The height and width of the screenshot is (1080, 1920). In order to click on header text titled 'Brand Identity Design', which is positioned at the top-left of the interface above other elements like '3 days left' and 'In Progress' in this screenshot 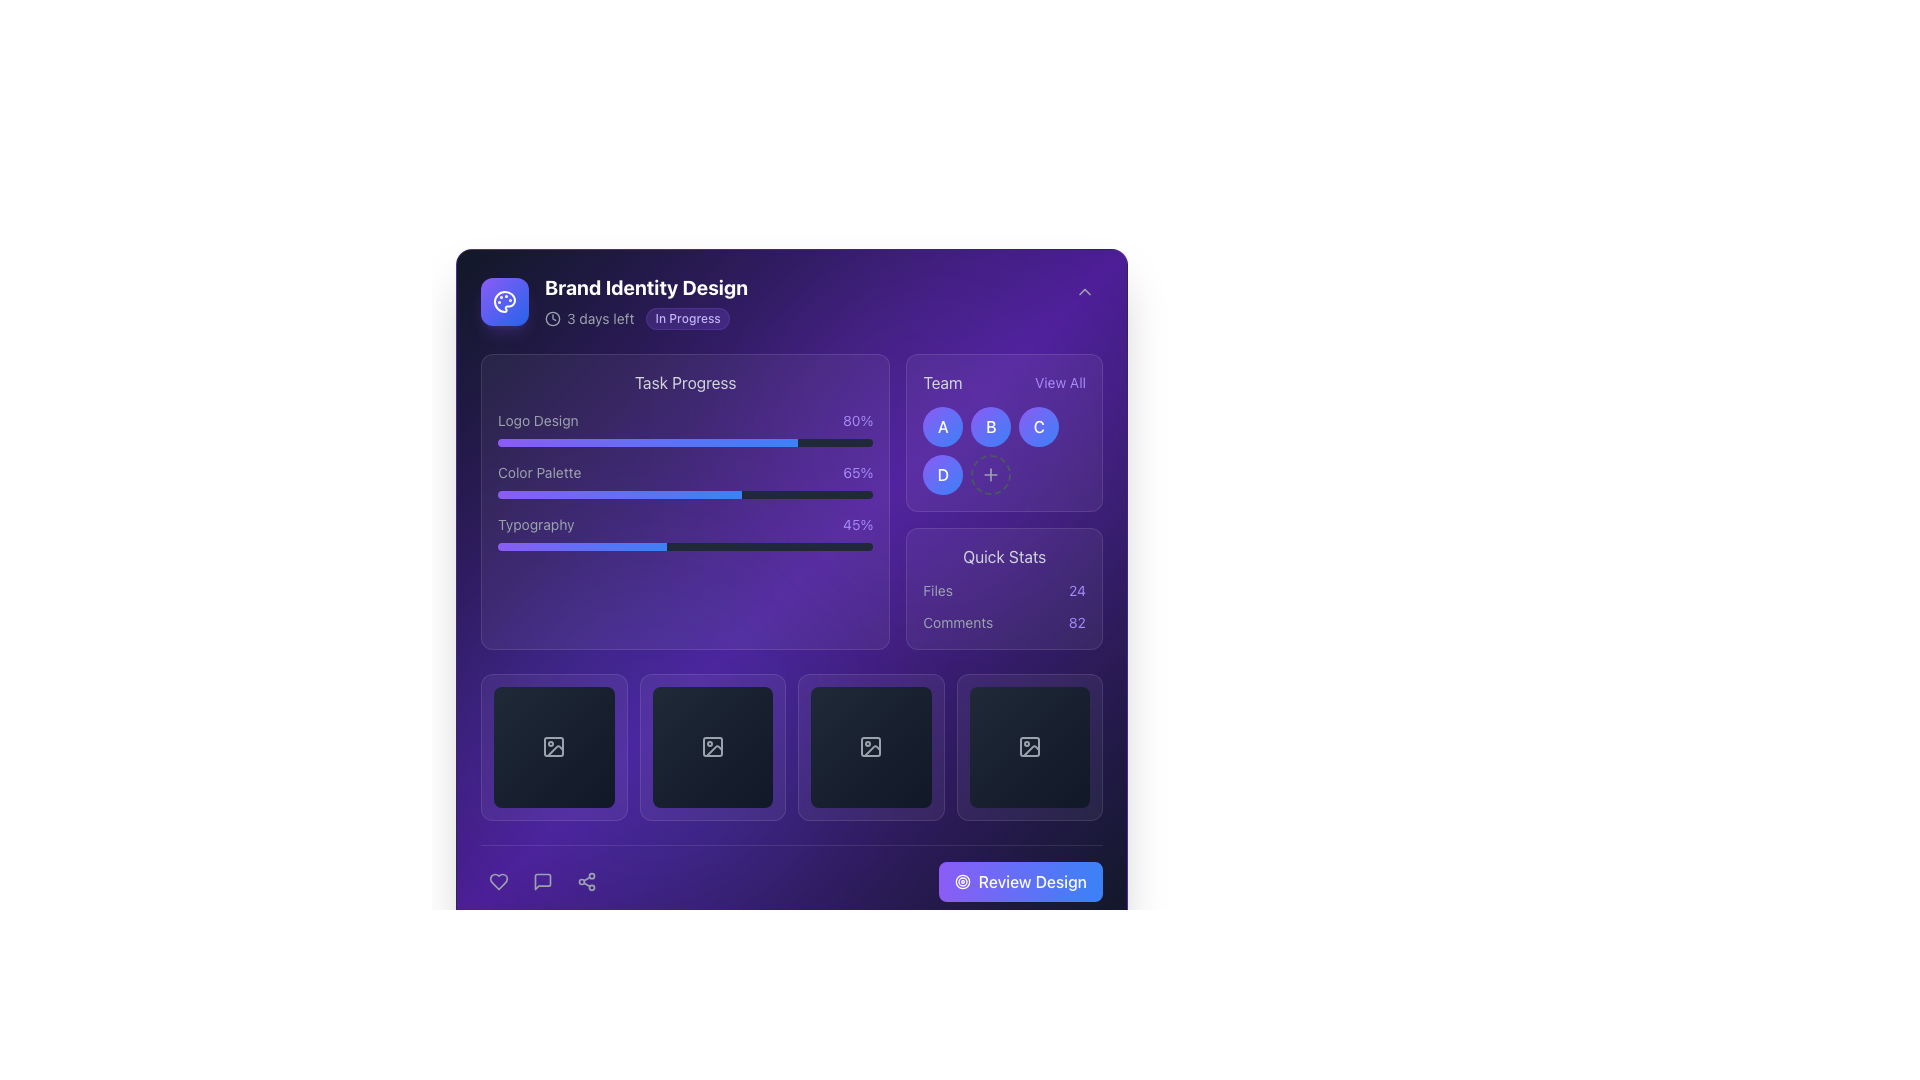, I will do `click(646, 288)`.